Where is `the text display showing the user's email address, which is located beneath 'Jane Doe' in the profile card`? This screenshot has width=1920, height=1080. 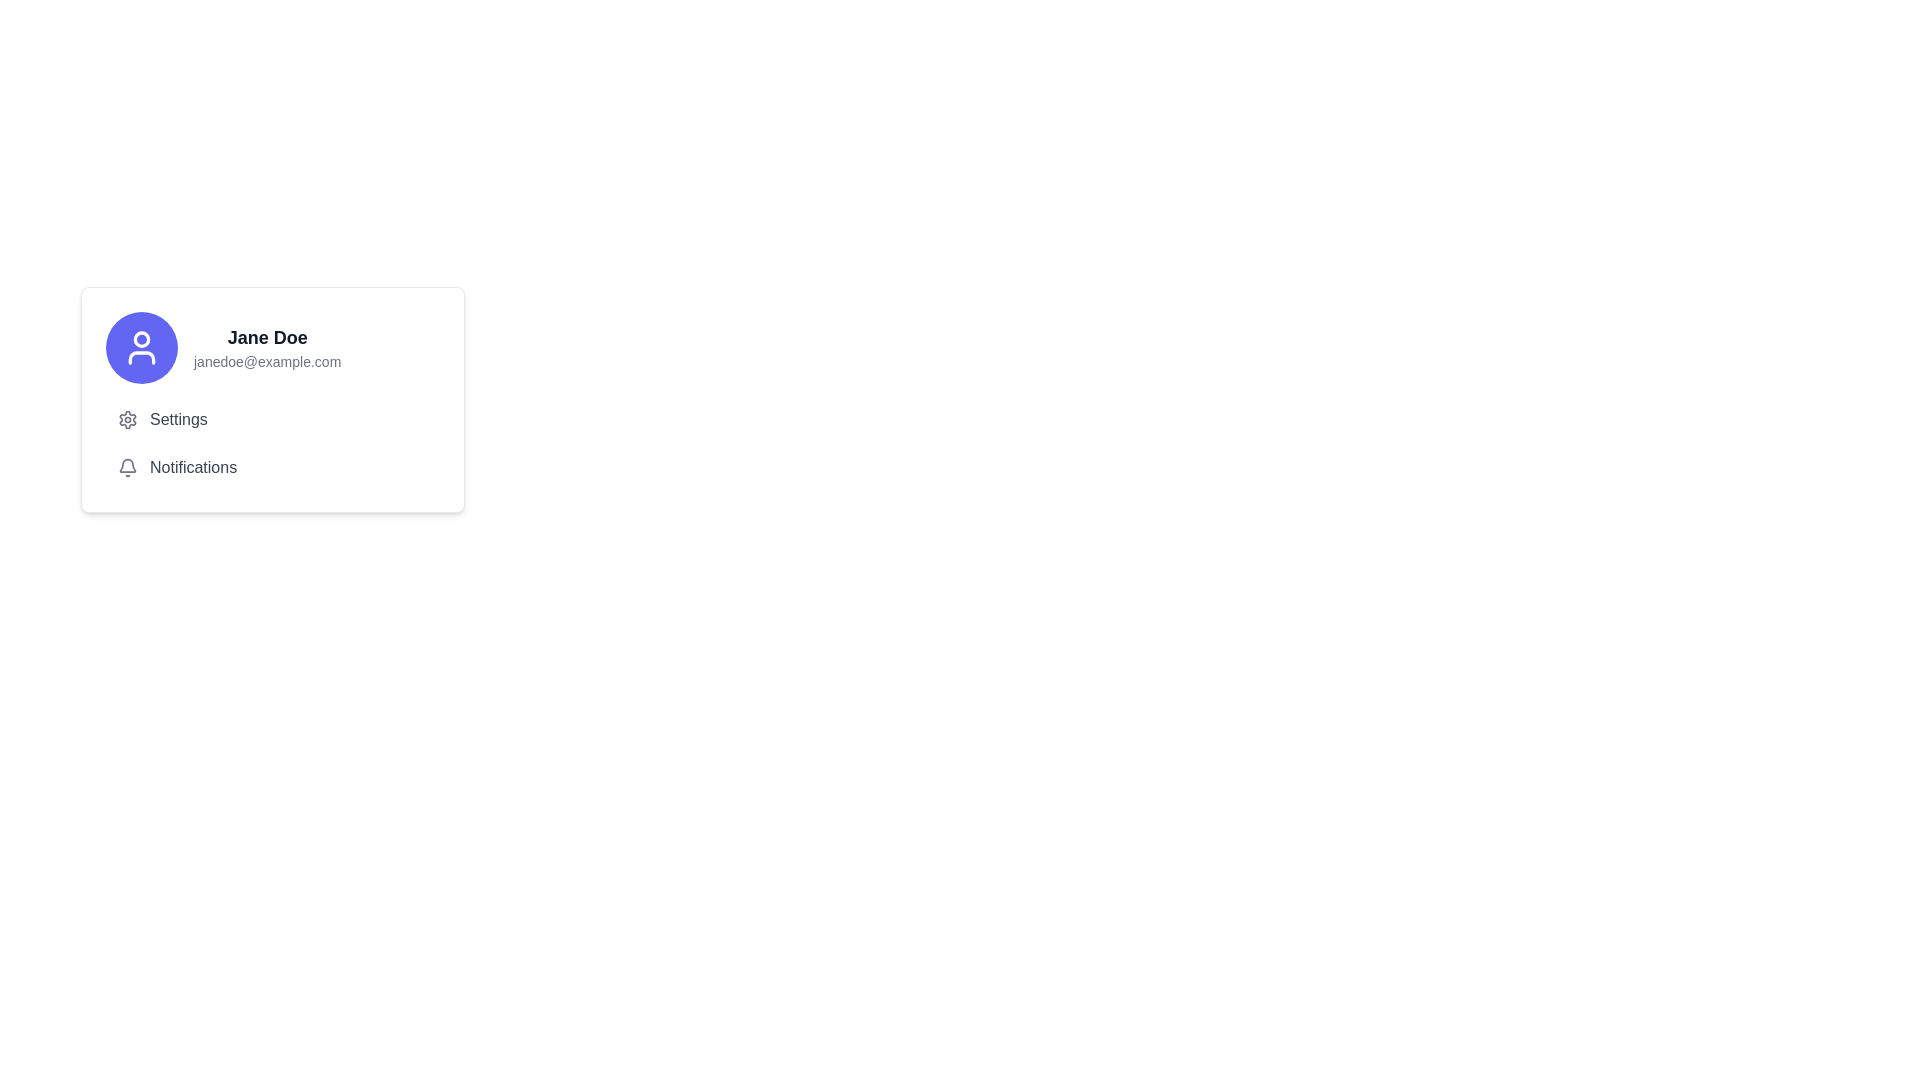 the text display showing the user's email address, which is located beneath 'Jane Doe' in the profile card is located at coordinates (266, 362).